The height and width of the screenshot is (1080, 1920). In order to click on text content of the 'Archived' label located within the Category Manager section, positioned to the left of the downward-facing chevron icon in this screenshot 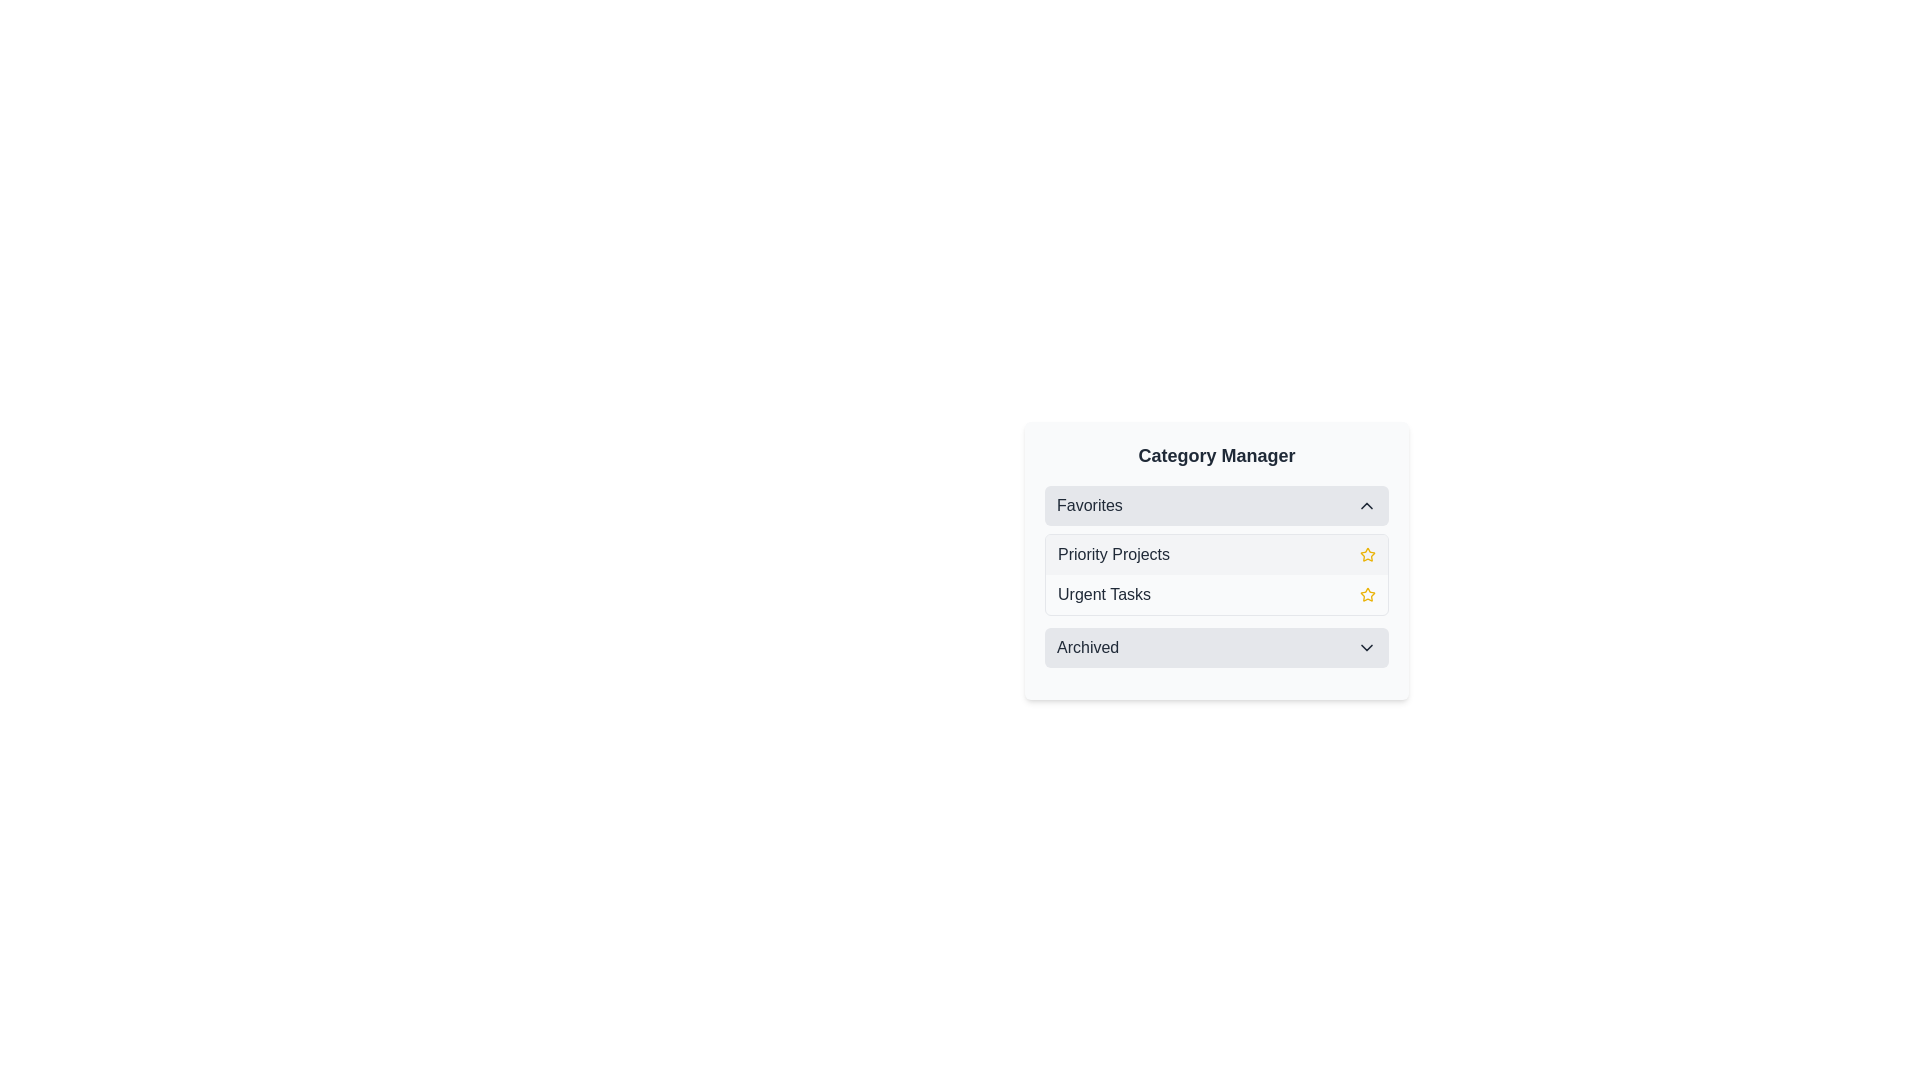, I will do `click(1087, 648)`.